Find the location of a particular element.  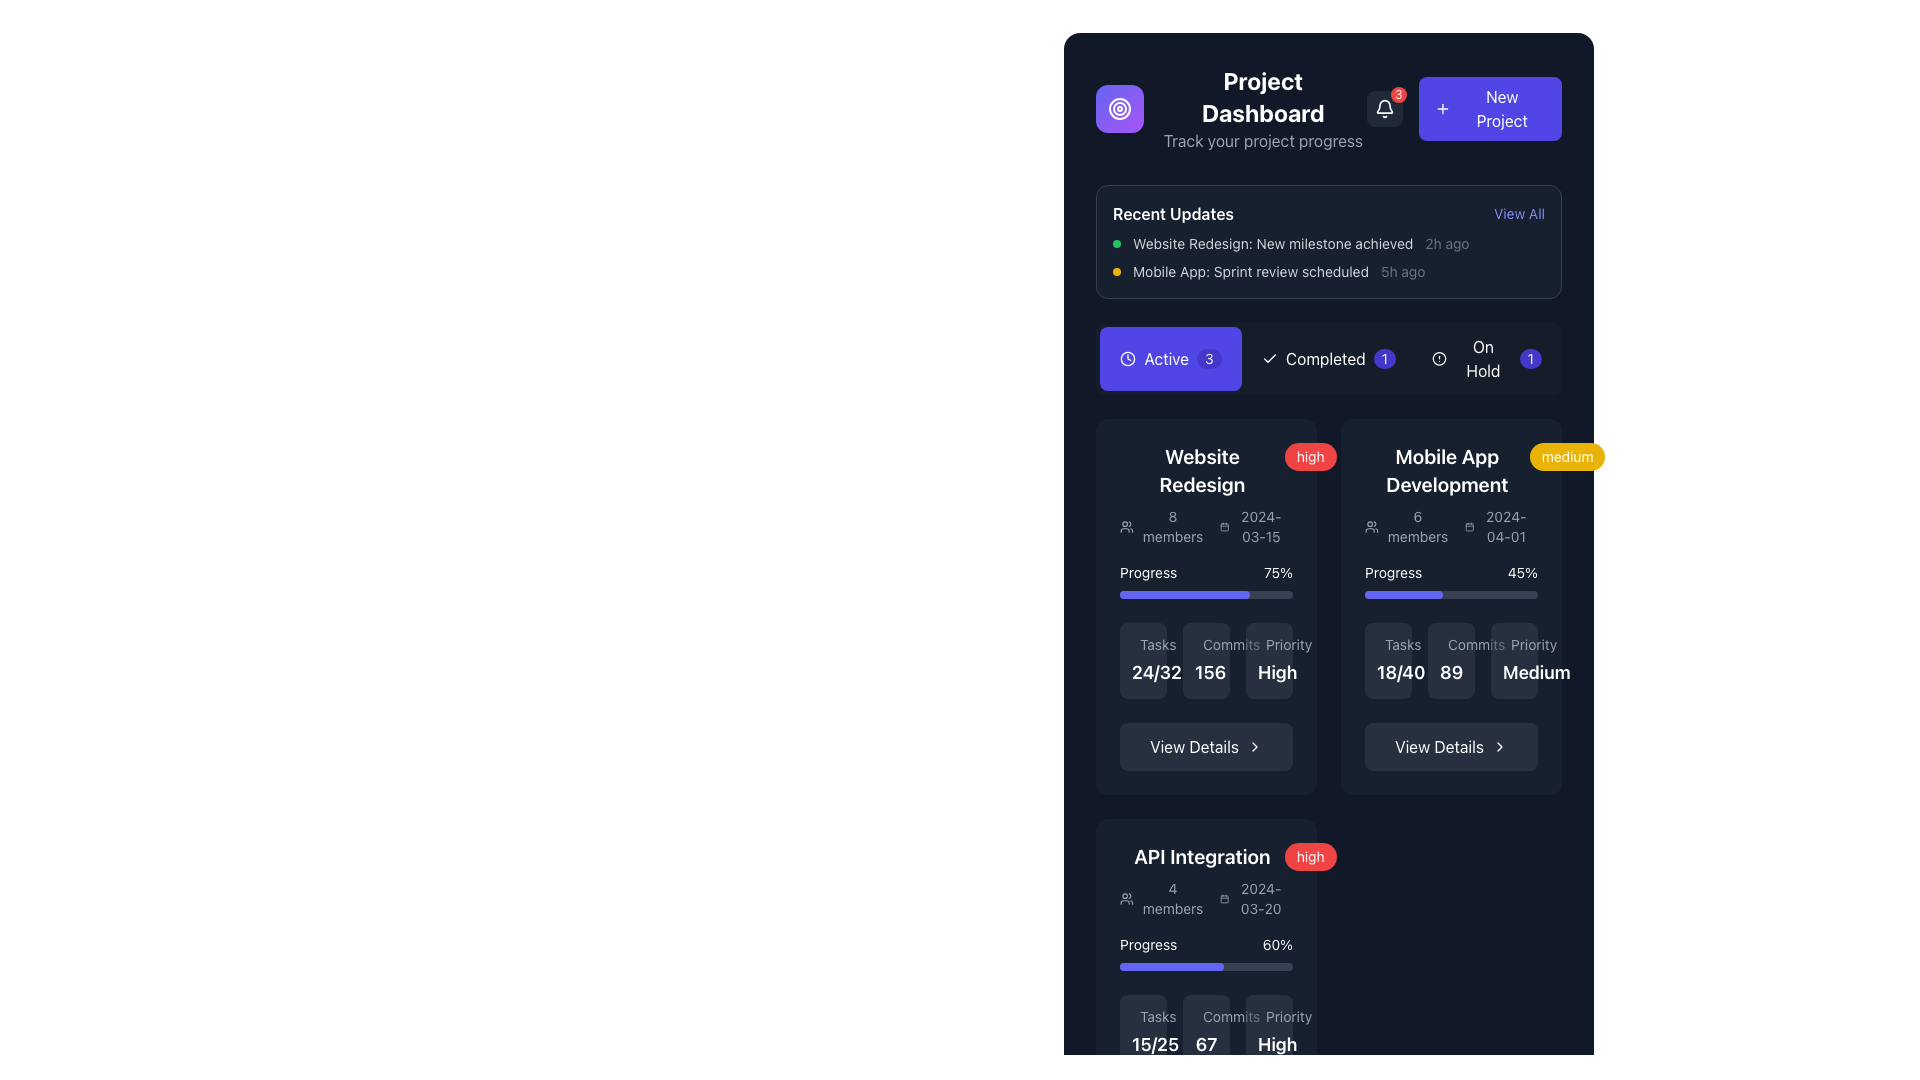

the text label that indicates task completion statistics, located in the bottom-left corner of the 'API Integration' section, above the fraction '15/25' is located at coordinates (1143, 1017).